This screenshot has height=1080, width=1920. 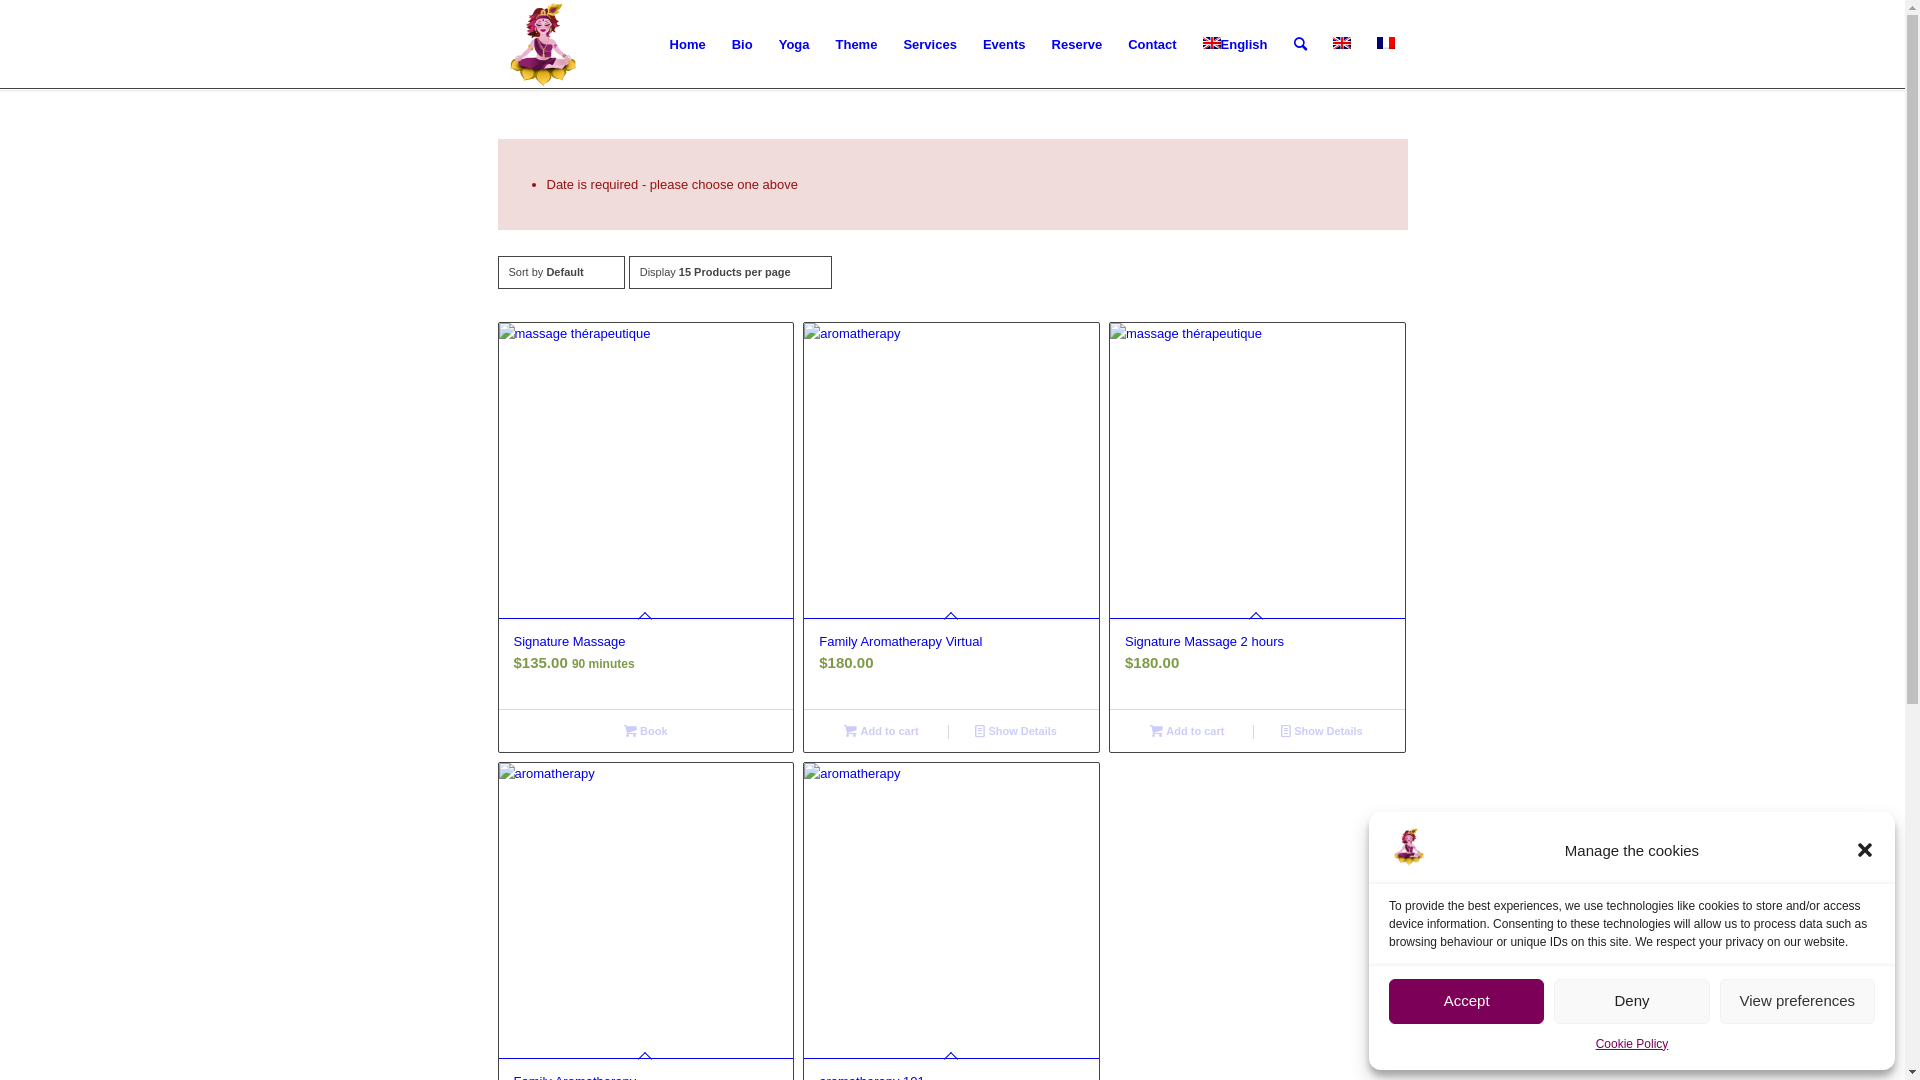 I want to click on 'Accept', so click(x=1466, y=1001).